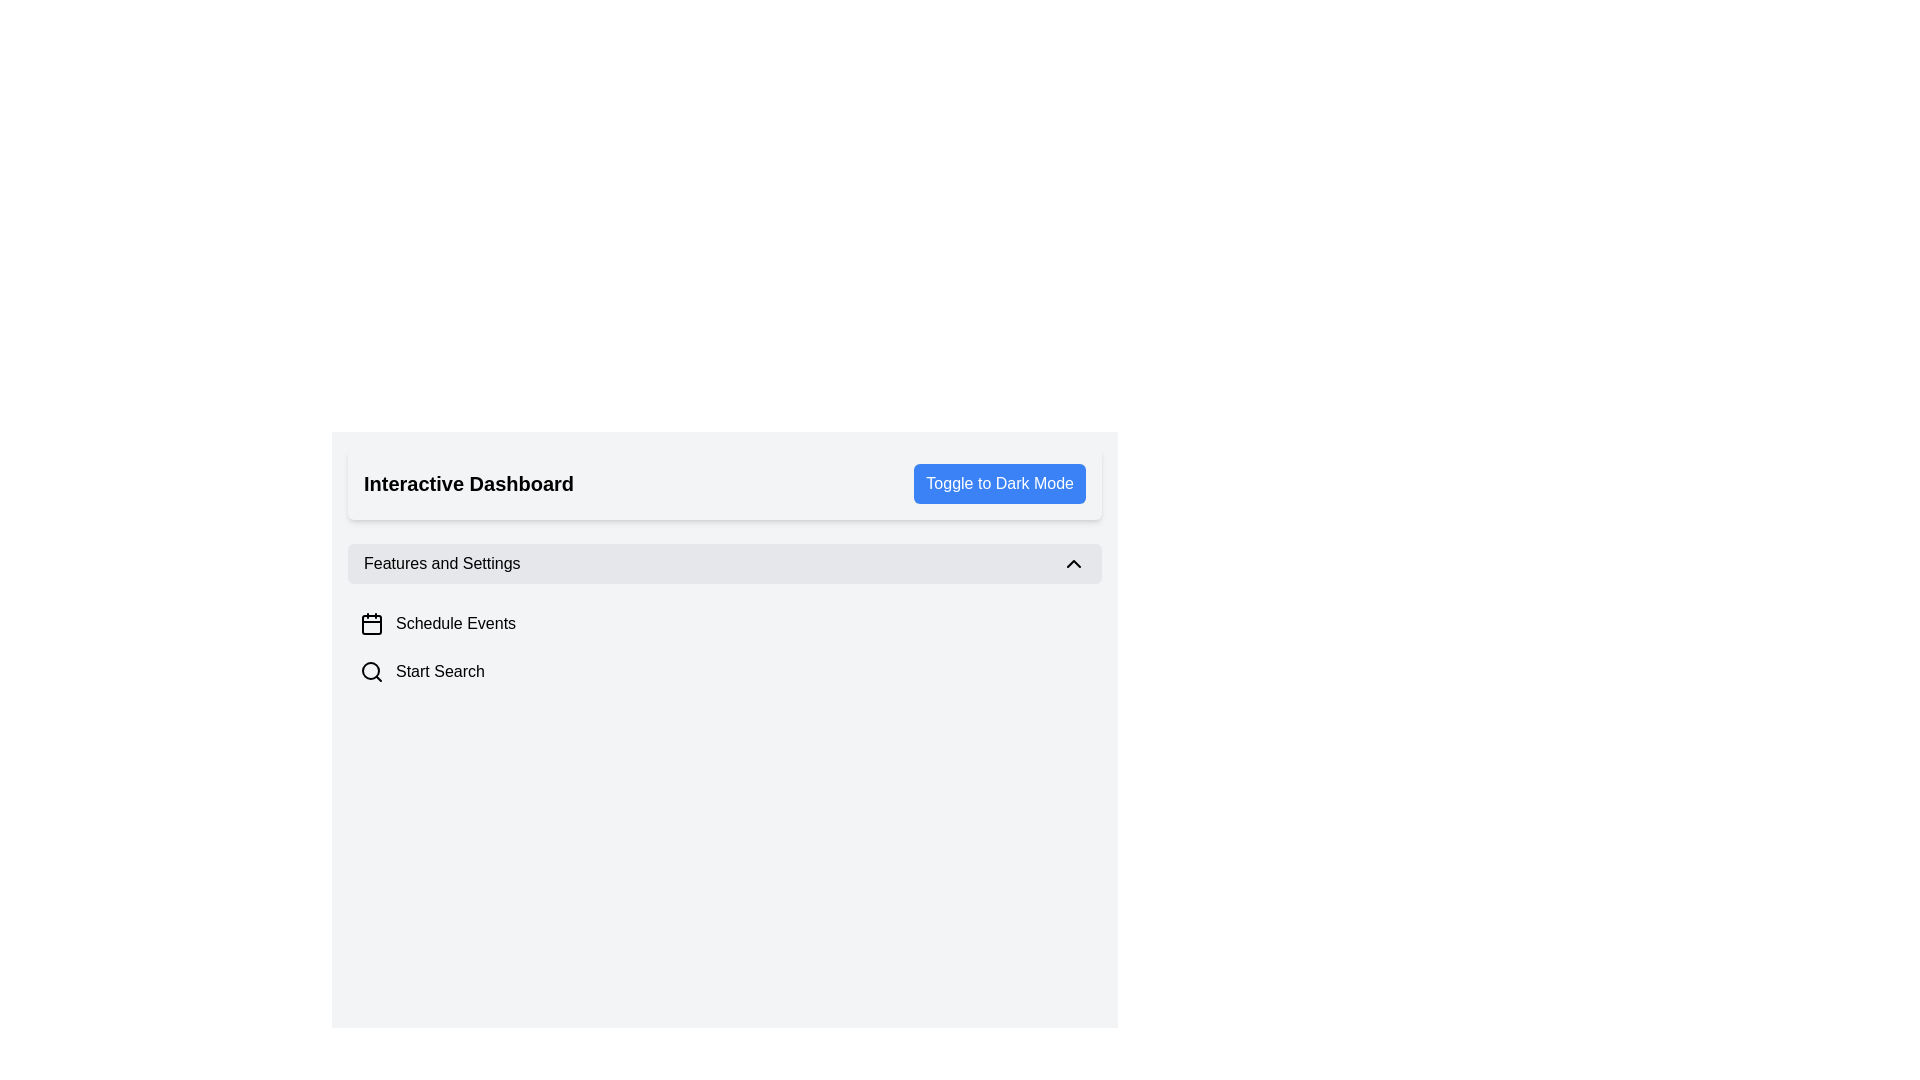 This screenshot has height=1080, width=1920. I want to click on the button located on the right side of the 'Interactive Dashboard' panel, so click(999, 483).